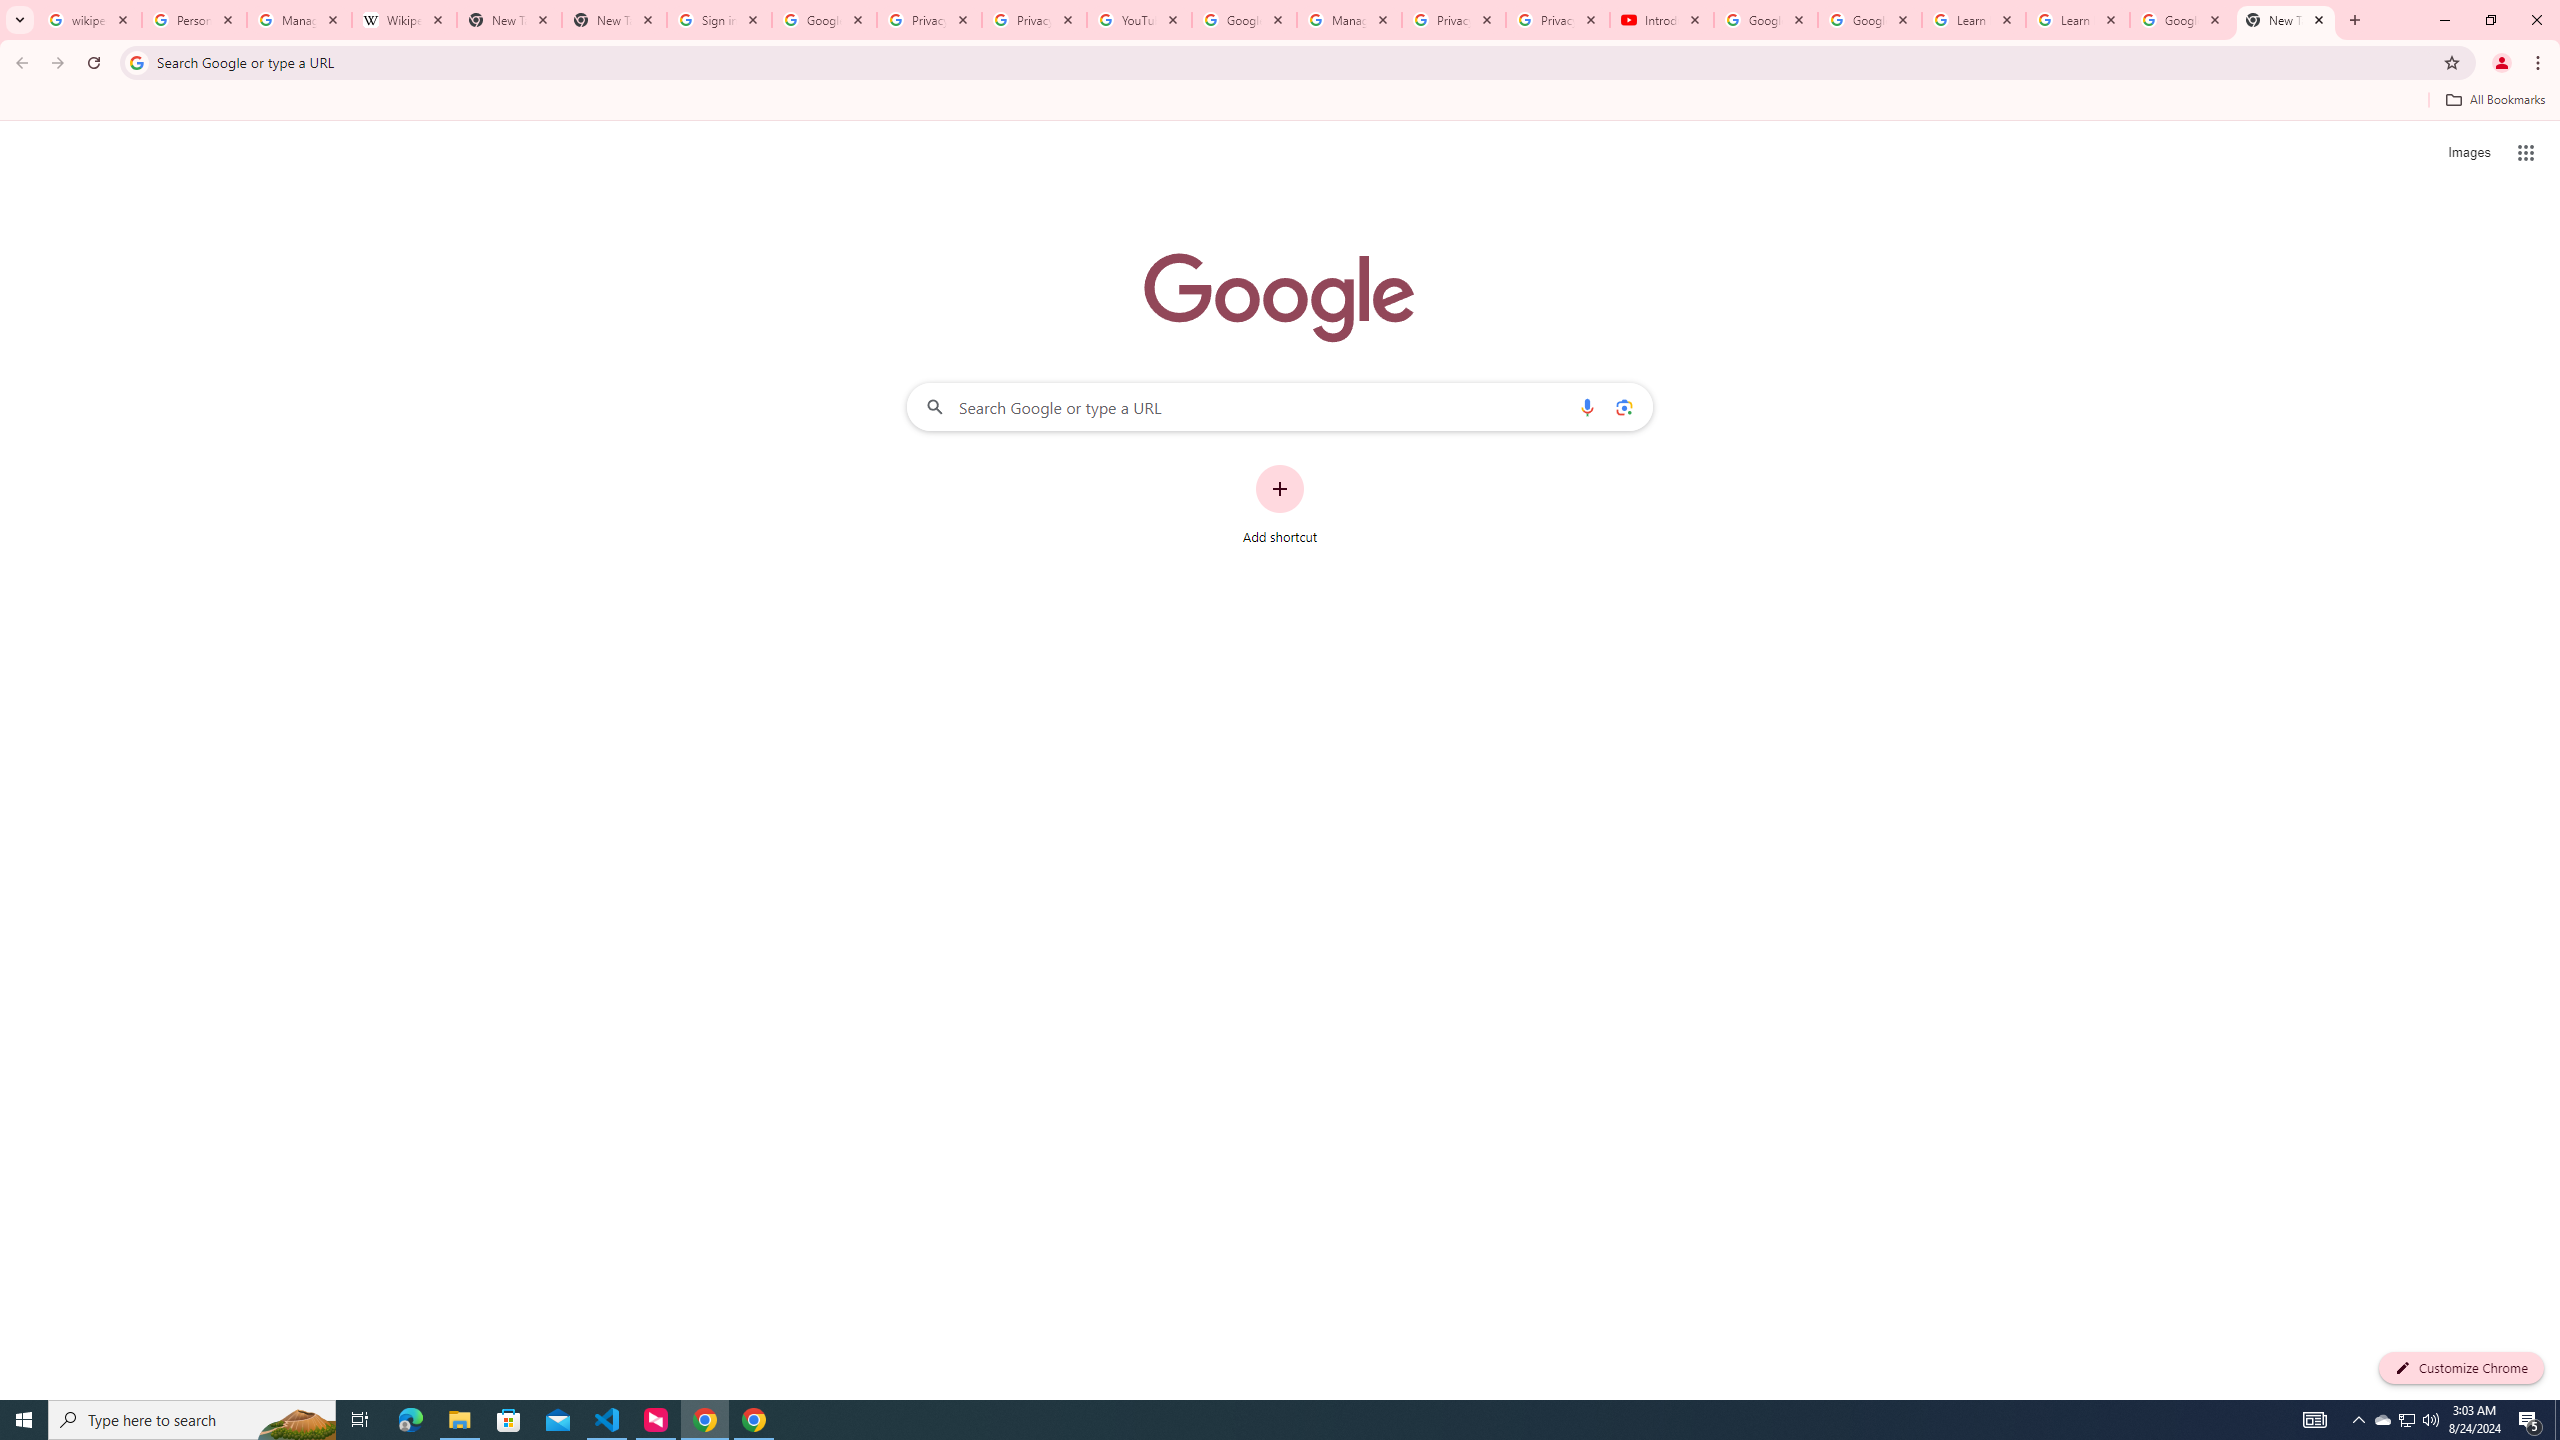  What do you see at coordinates (1870, 19) in the screenshot?
I see `'Google Account Help'` at bounding box center [1870, 19].